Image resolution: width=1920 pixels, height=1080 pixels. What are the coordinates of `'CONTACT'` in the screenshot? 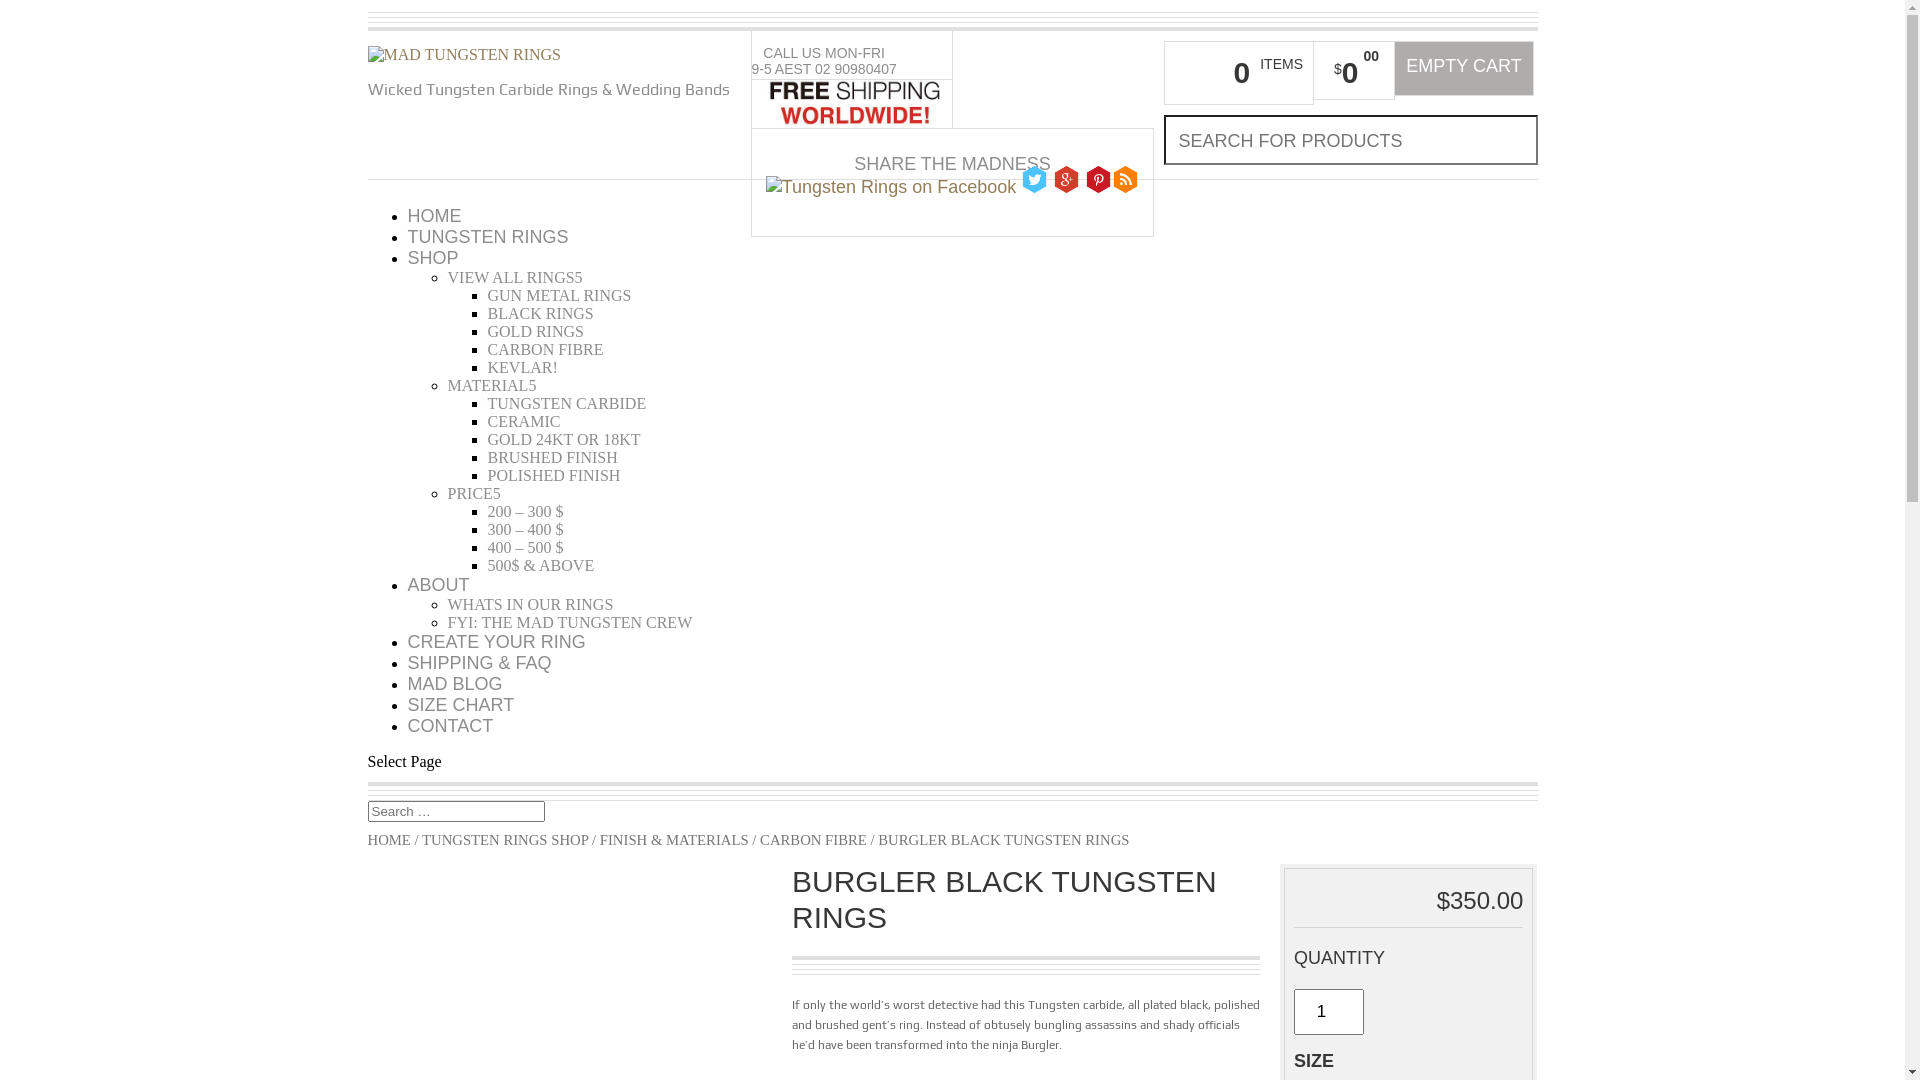 It's located at (450, 725).